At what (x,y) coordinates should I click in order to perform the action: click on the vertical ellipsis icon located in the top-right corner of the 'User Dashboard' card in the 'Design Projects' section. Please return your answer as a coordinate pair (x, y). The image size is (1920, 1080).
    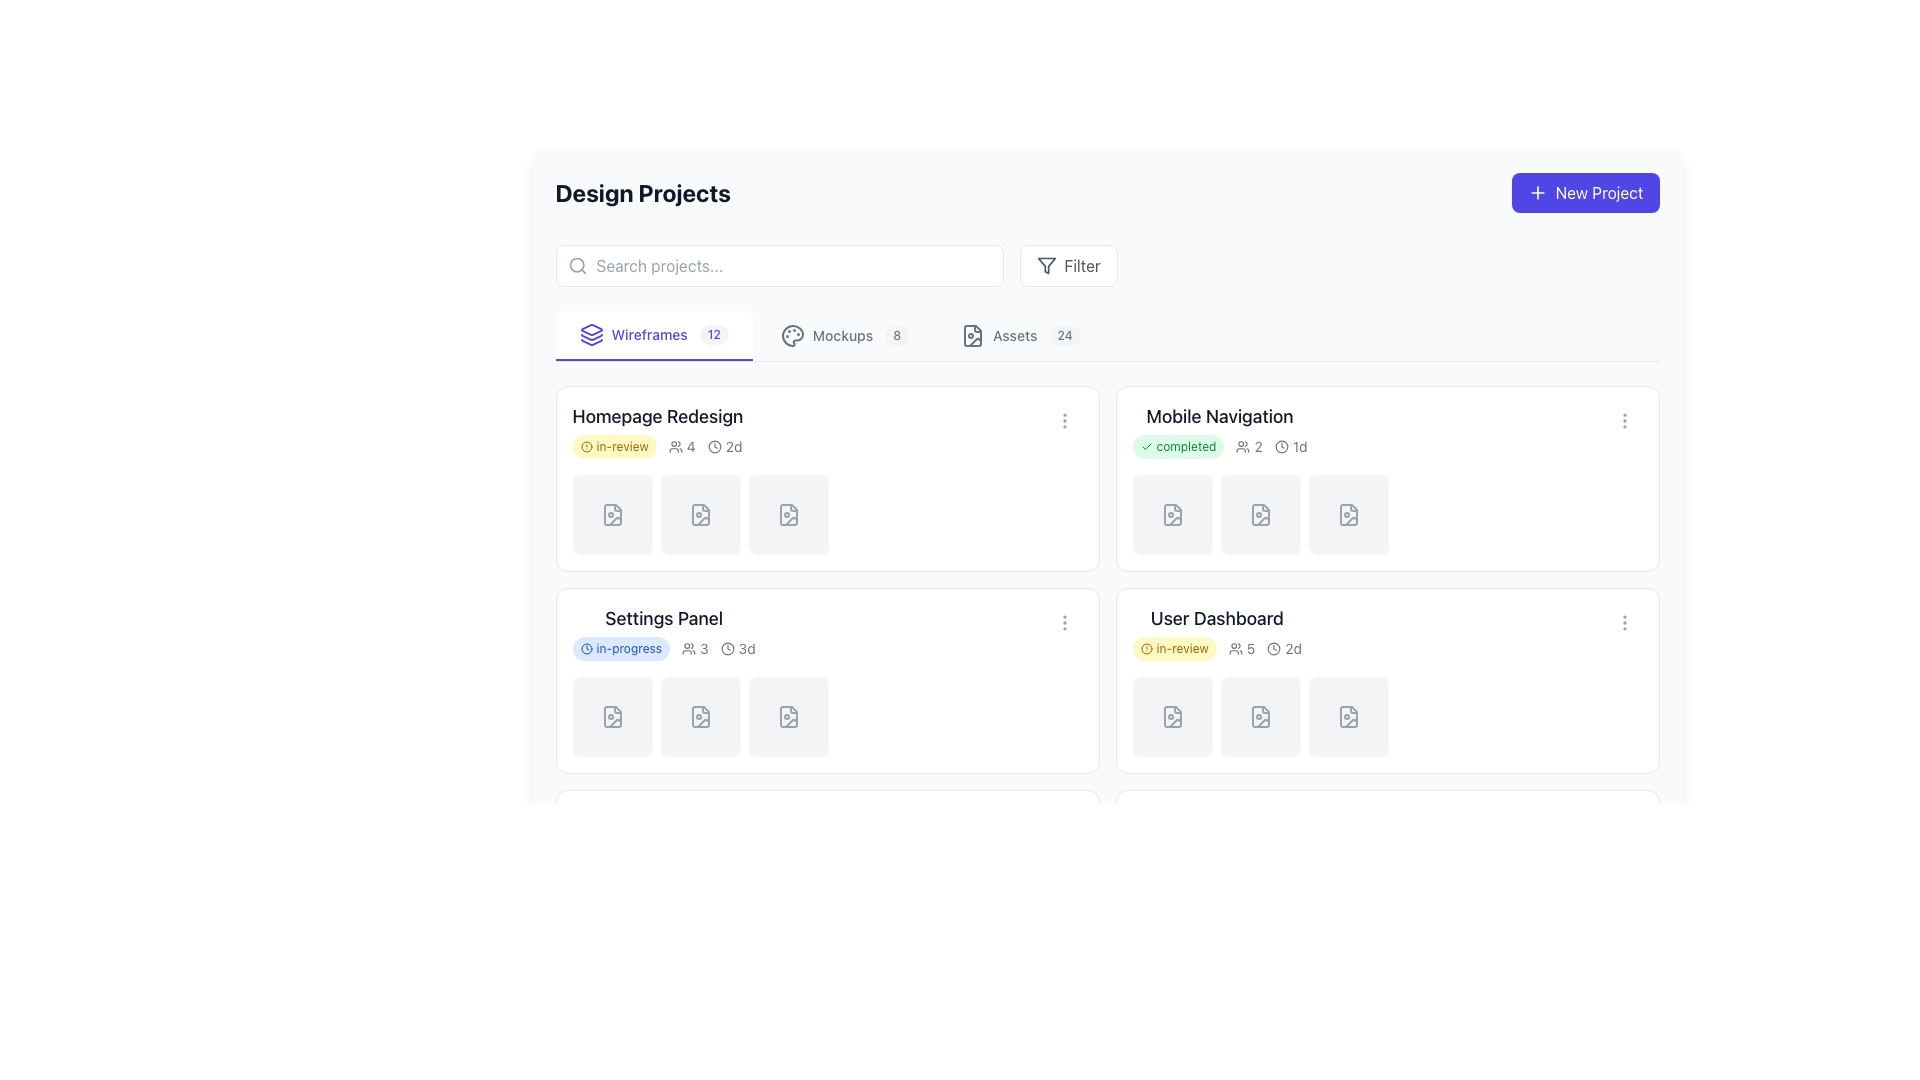
    Looking at the image, I should click on (1624, 622).